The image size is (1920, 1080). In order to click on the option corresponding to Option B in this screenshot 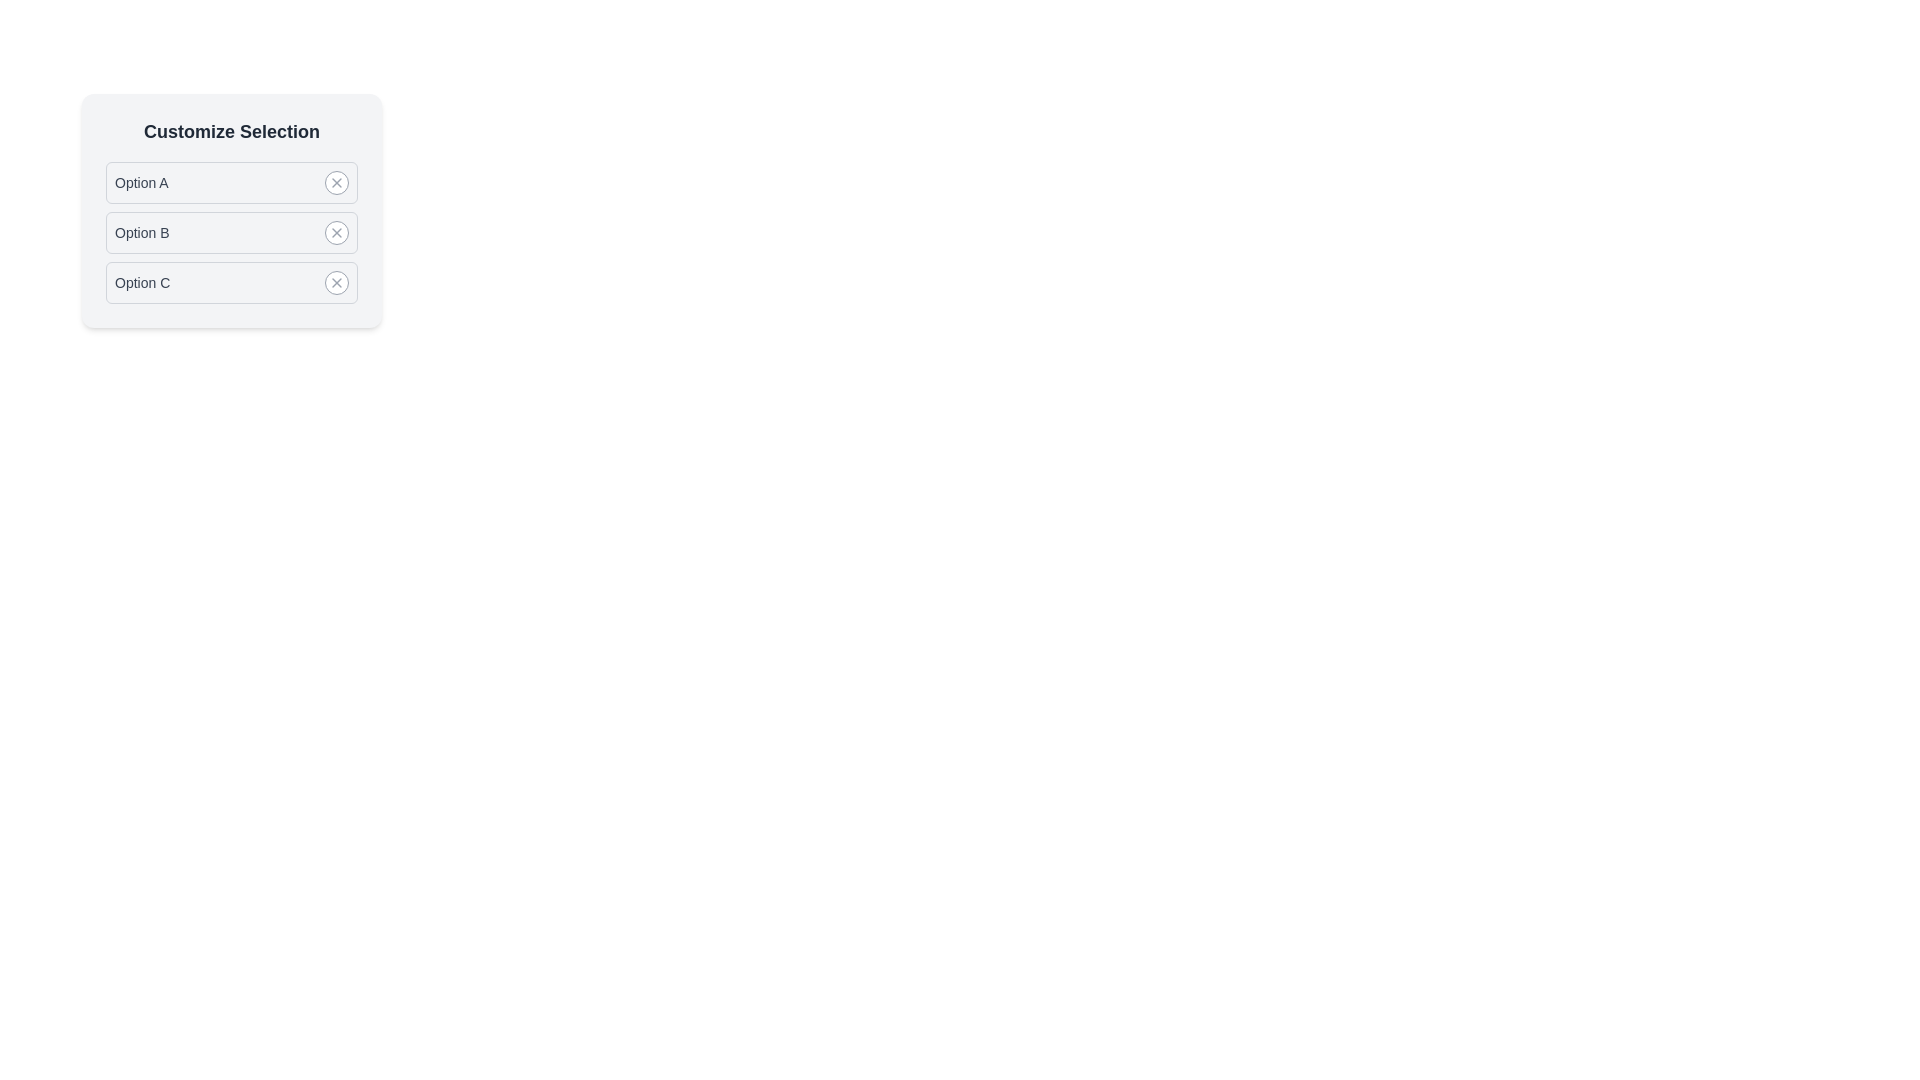, I will do `click(336, 231)`.